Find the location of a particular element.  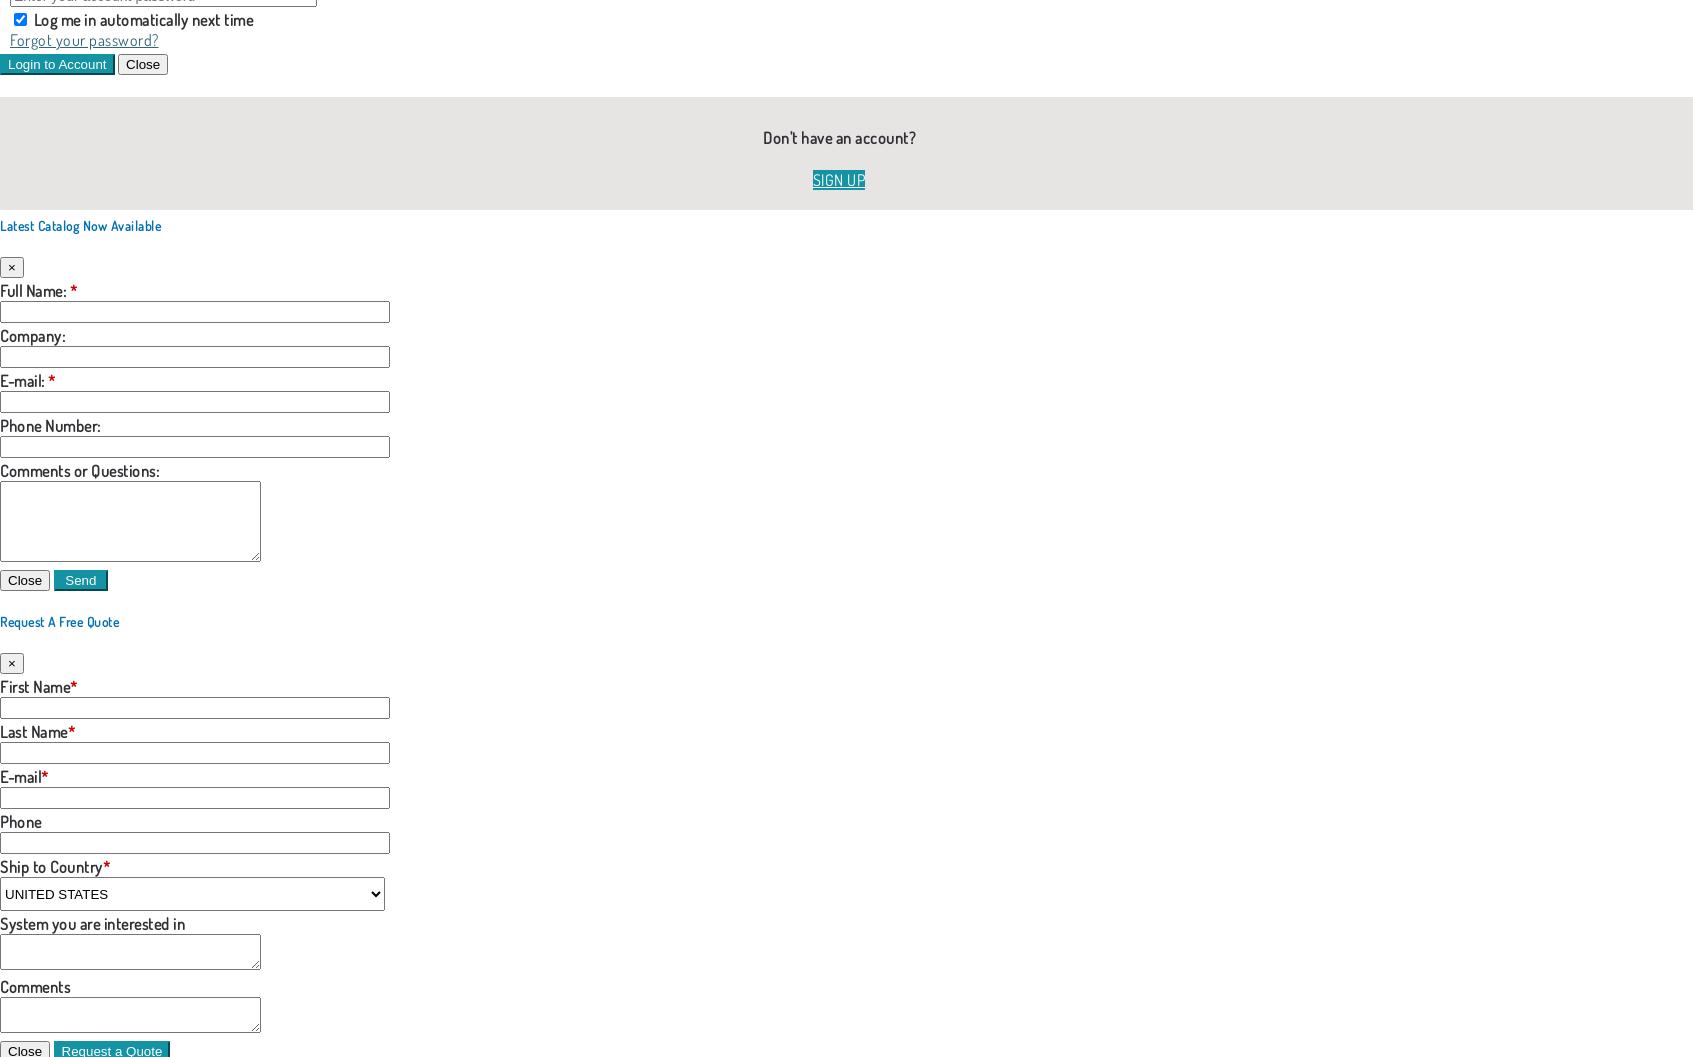

'Latest Catalog Now Available' is located at coordinates (0, 224).